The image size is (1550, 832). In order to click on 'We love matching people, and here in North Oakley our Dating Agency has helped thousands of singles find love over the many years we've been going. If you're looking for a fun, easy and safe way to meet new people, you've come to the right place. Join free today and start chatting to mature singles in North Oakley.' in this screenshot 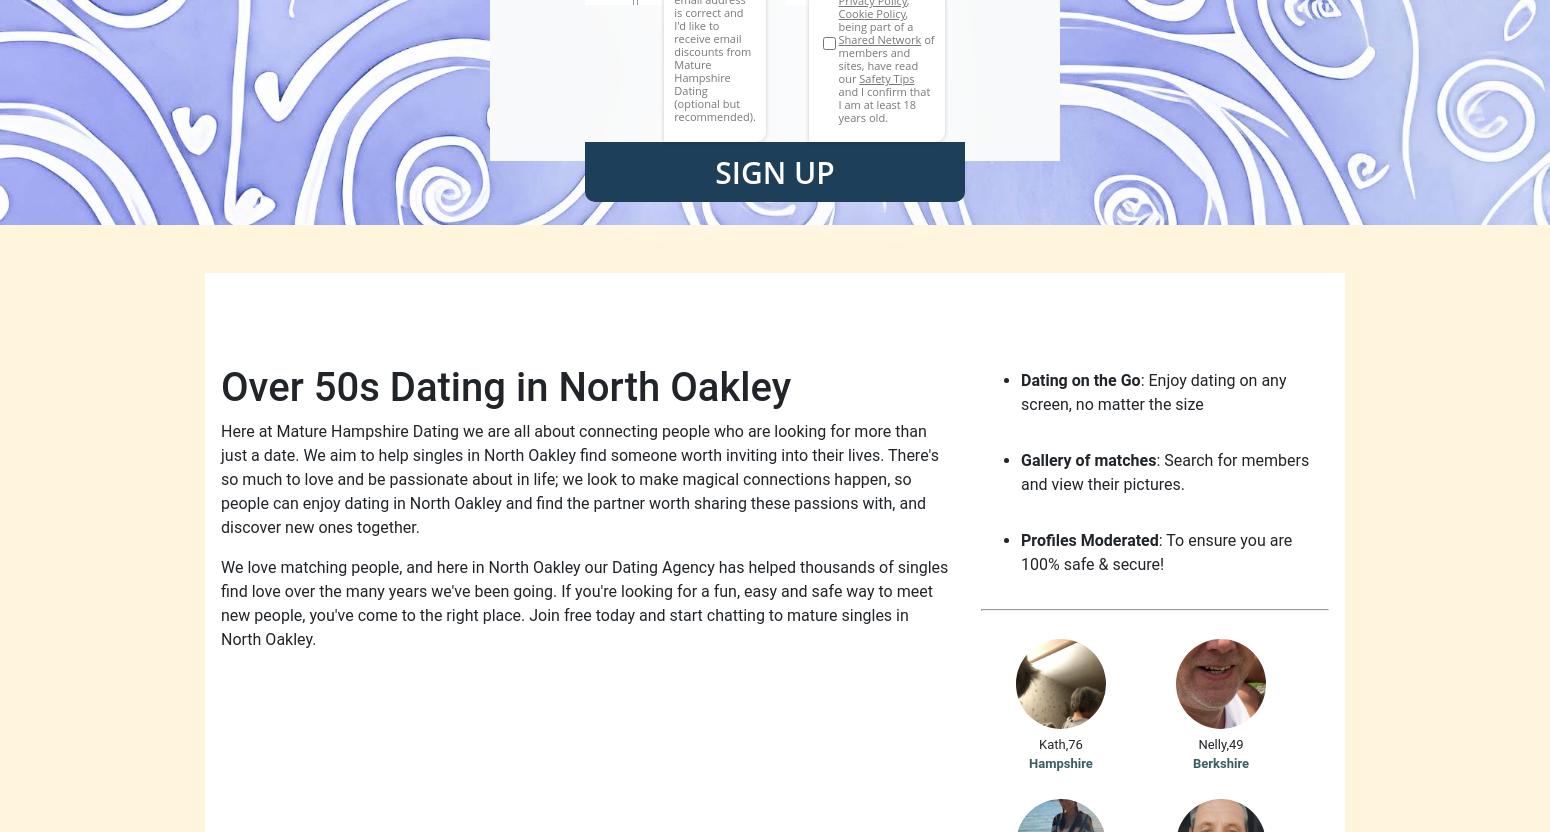, I will do `click(584, 602)`.